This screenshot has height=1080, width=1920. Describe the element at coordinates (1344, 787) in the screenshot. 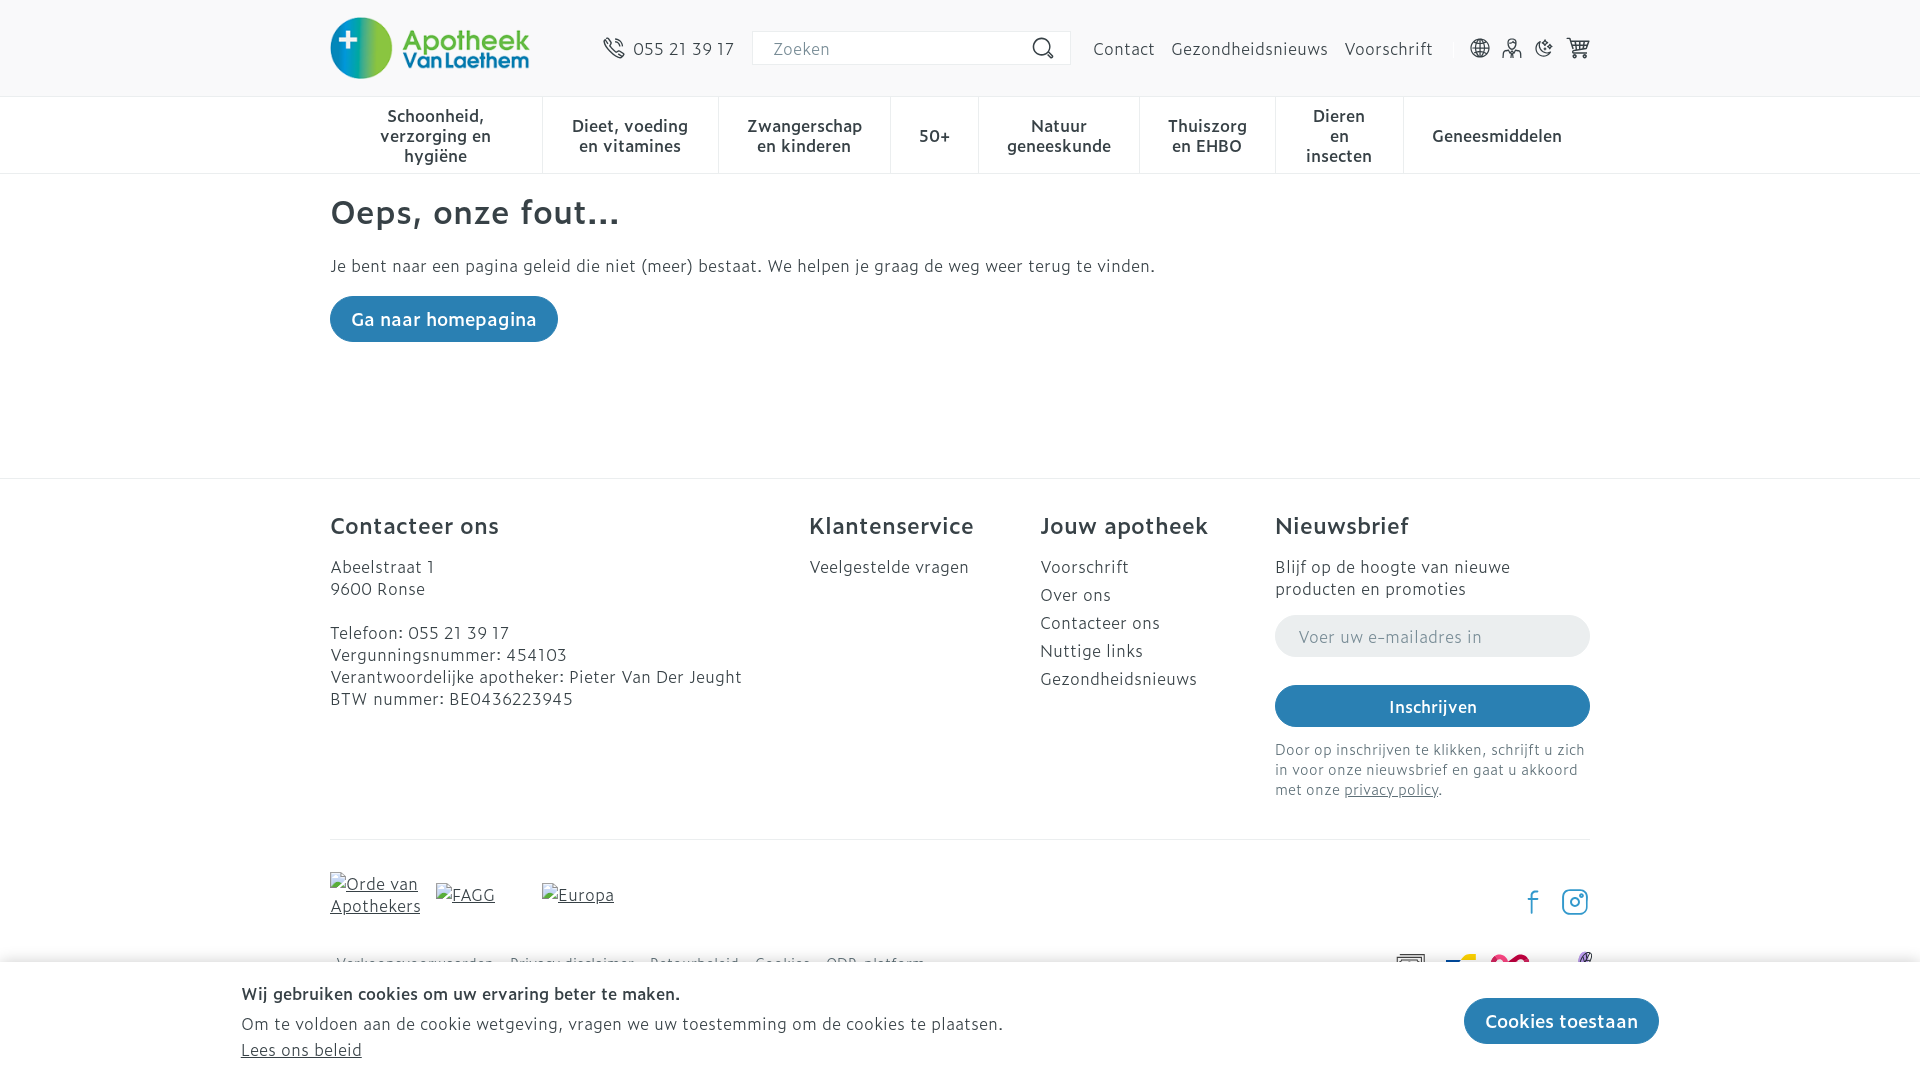

I see `'privacy policy'` at that location.